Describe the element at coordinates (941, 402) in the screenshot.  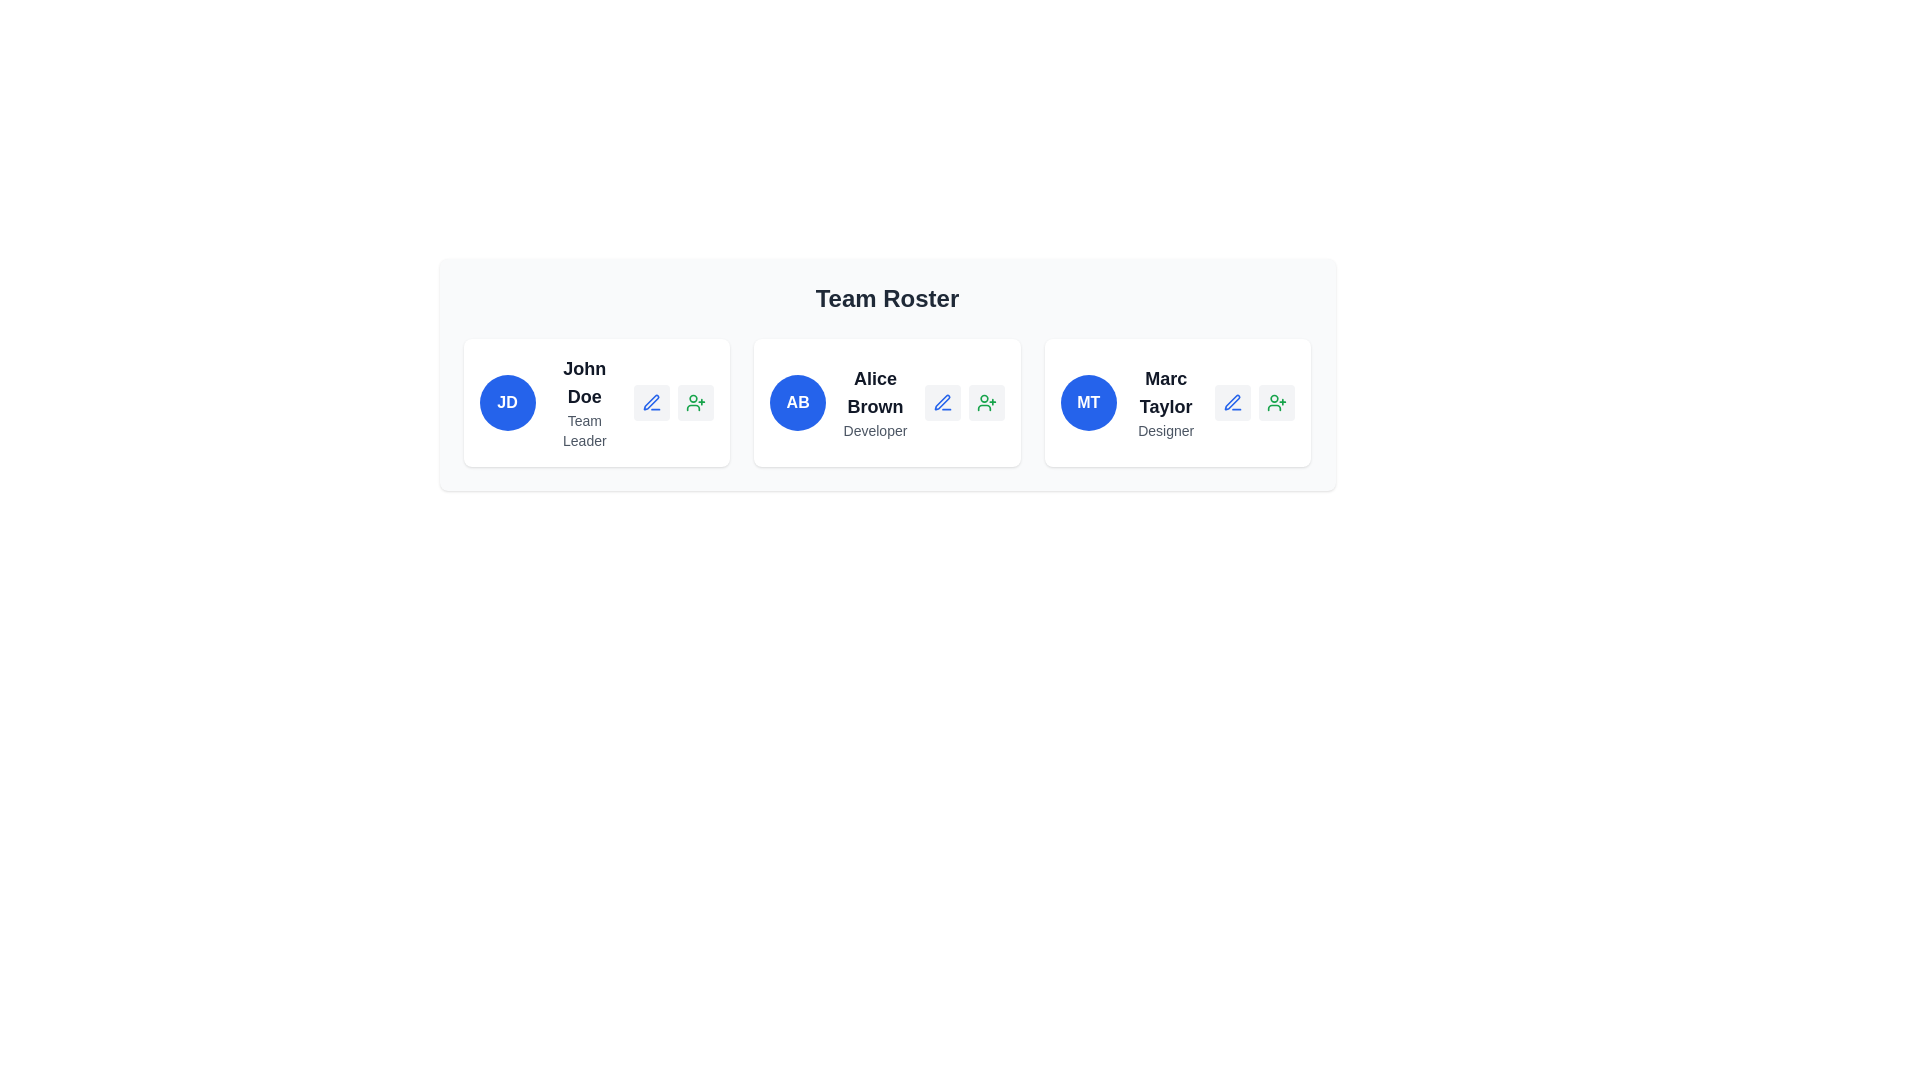
I see `the circular edit button with a pen icon located under the 'Alice Brown' profile in the team roster section to initiate an edit action` at that location.